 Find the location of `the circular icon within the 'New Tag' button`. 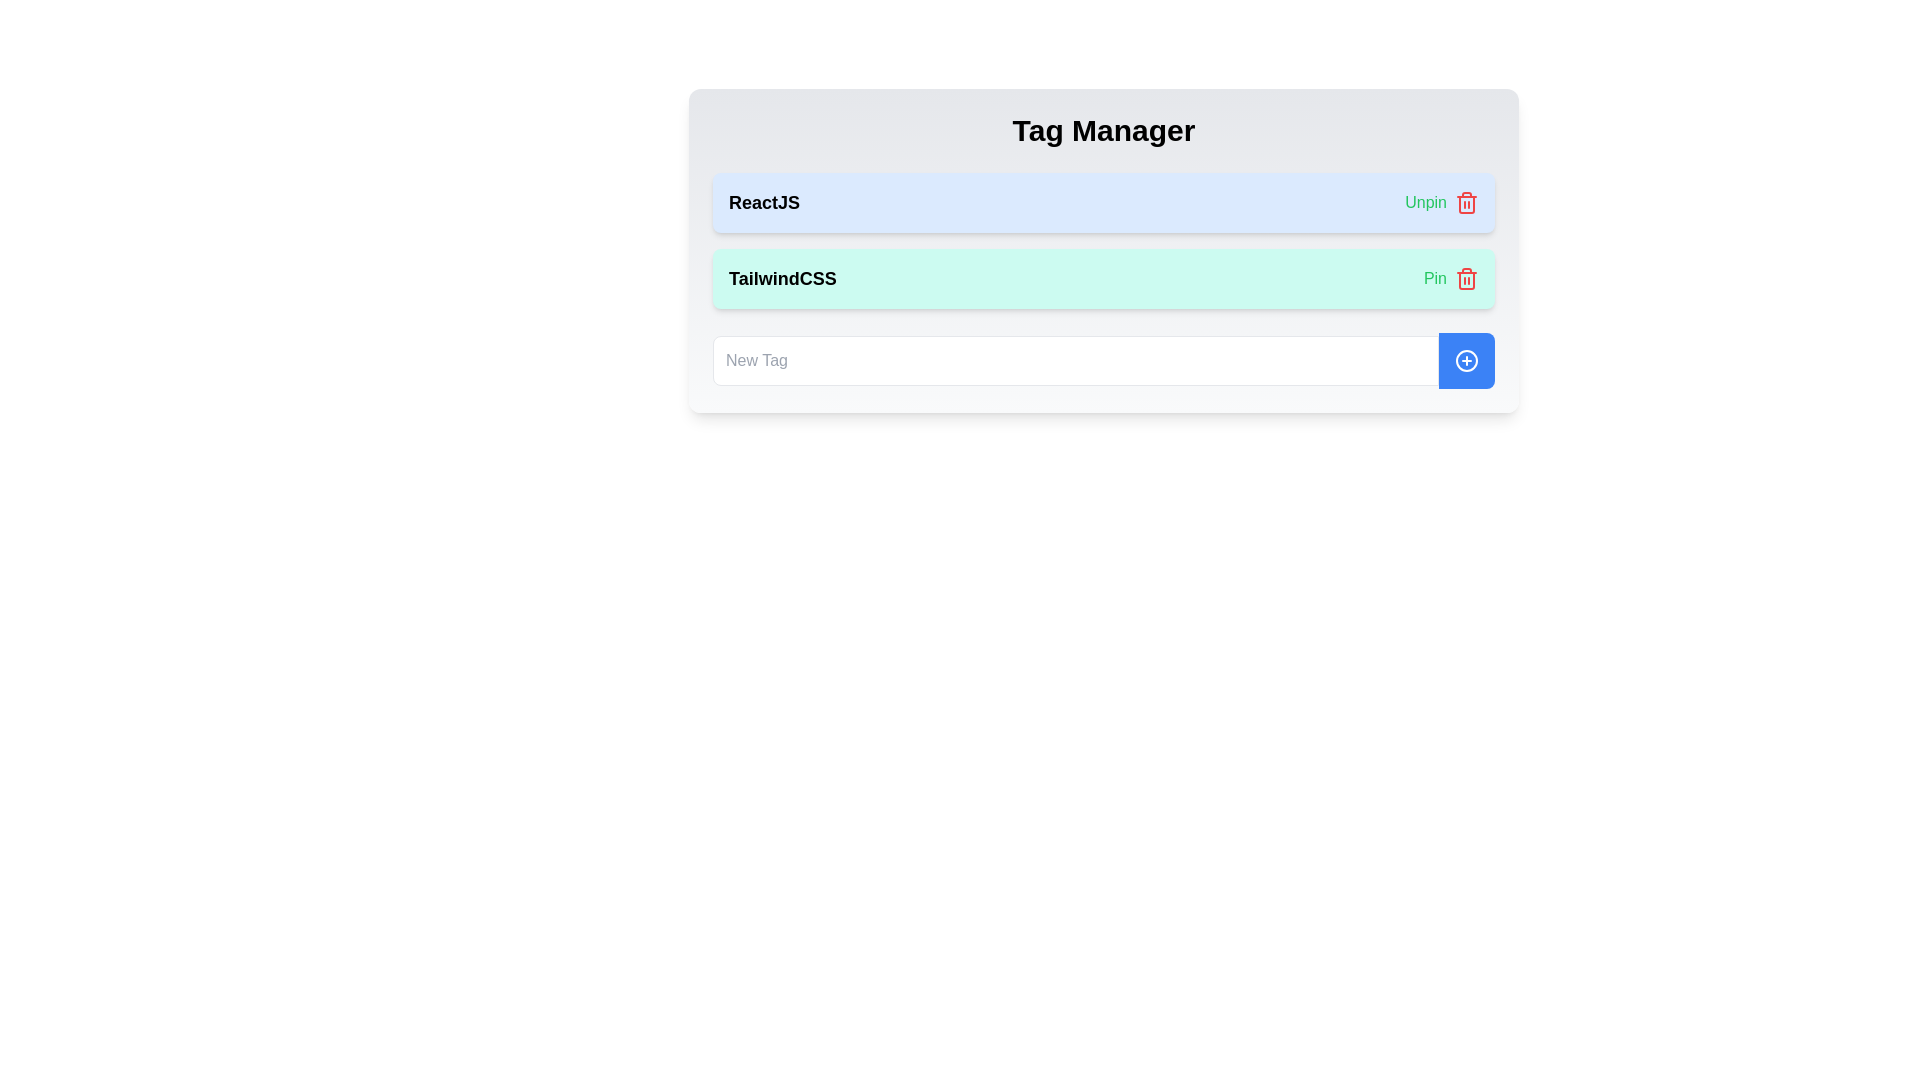

the circular icon within the 'New Tag' button is located at coordinates (1467, 361).